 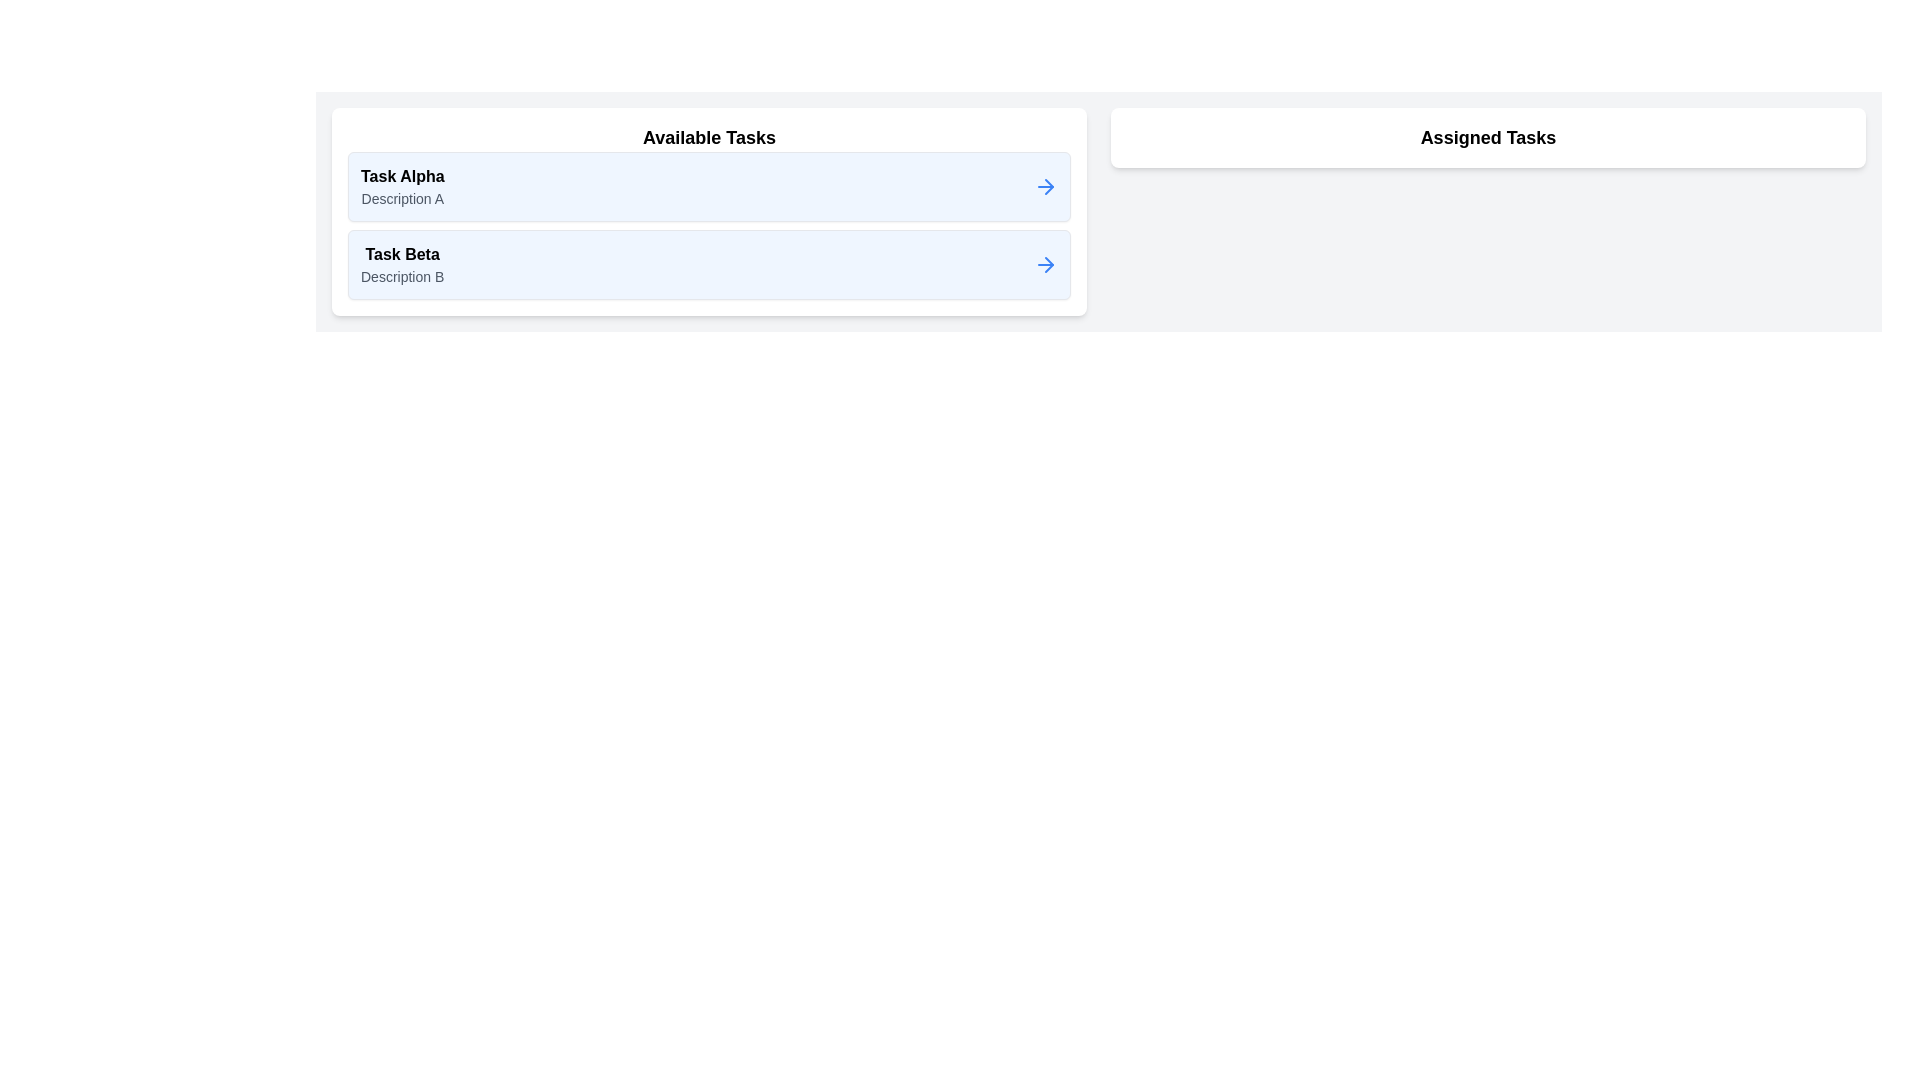 I want to click on arrow button next to the task Task Beta in the Available Tasks list, so click(x=1045, y=264).